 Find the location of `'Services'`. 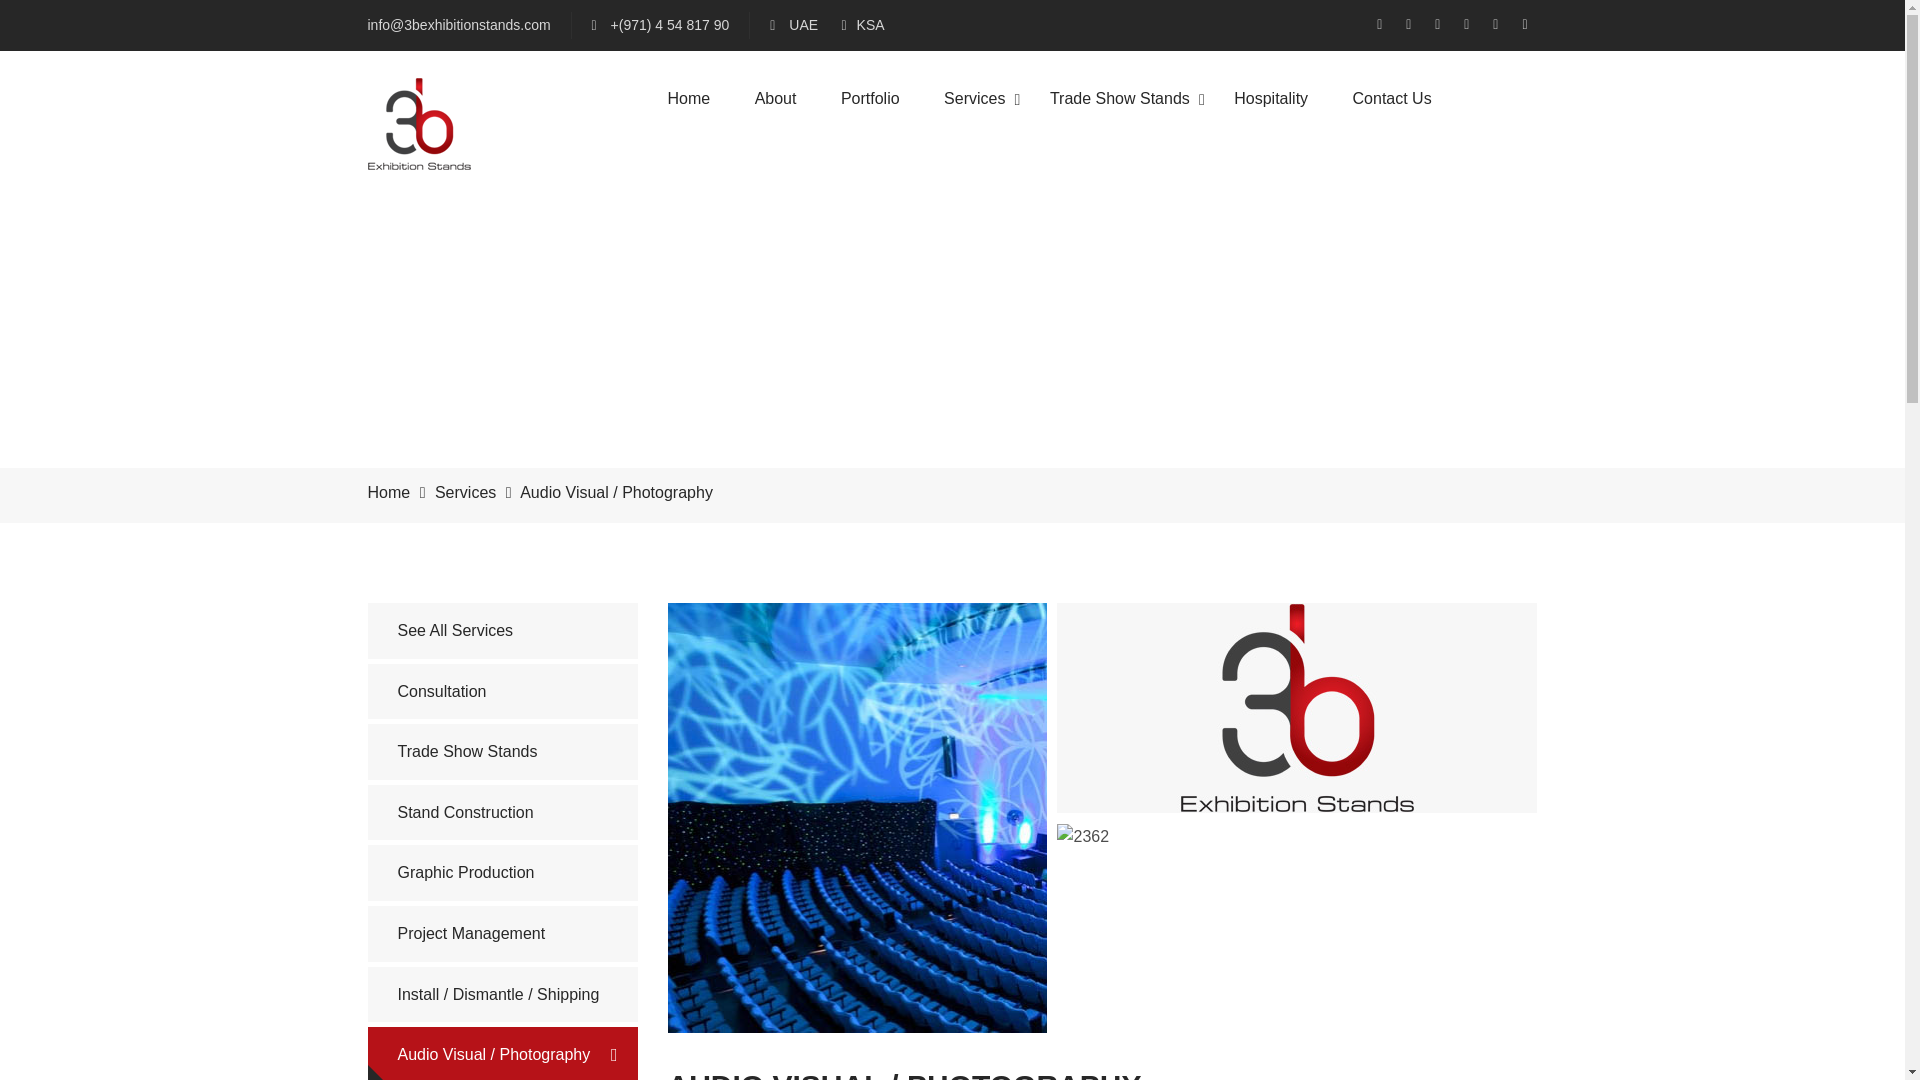

'Services' is located at coordinates (464, 492).